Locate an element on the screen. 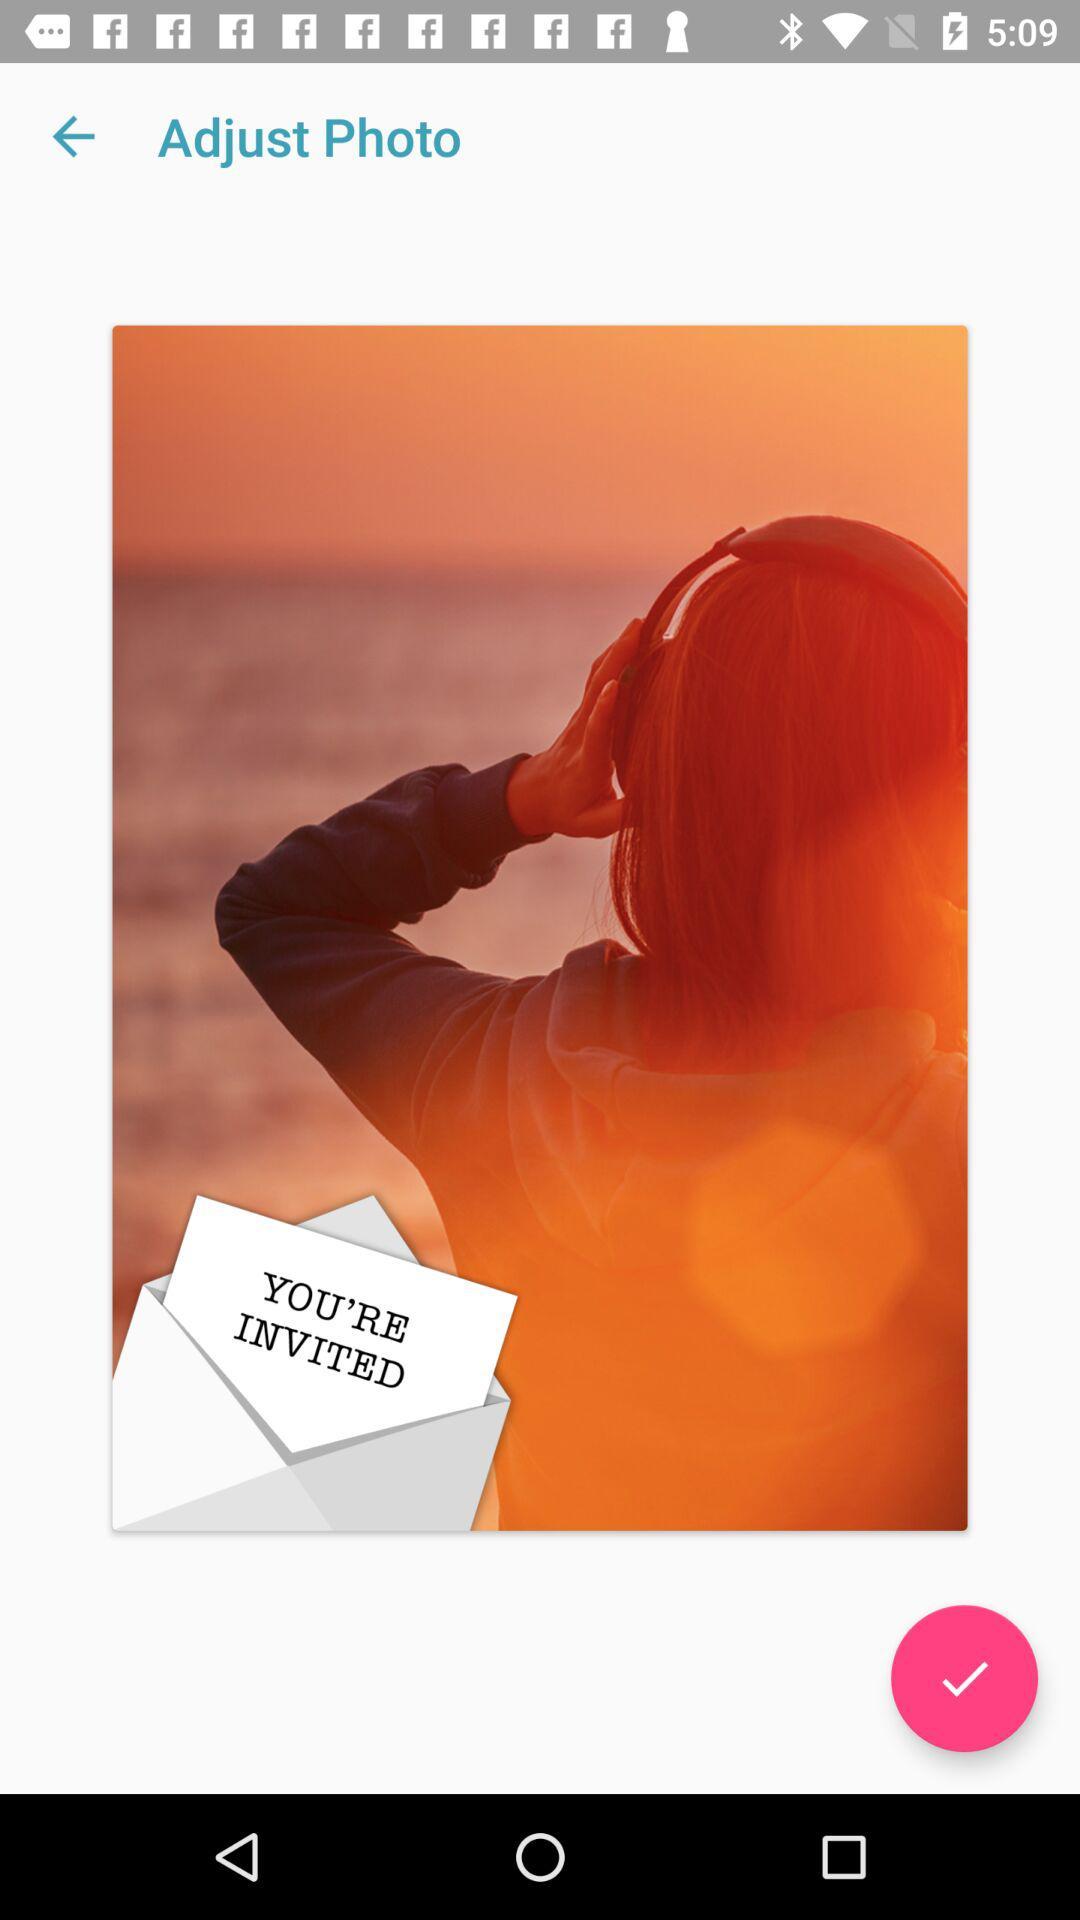 Image resolution: width=1080 pixels, height=1920 pixels. item at the bottom right corner is located at coordinates (963, 1678).